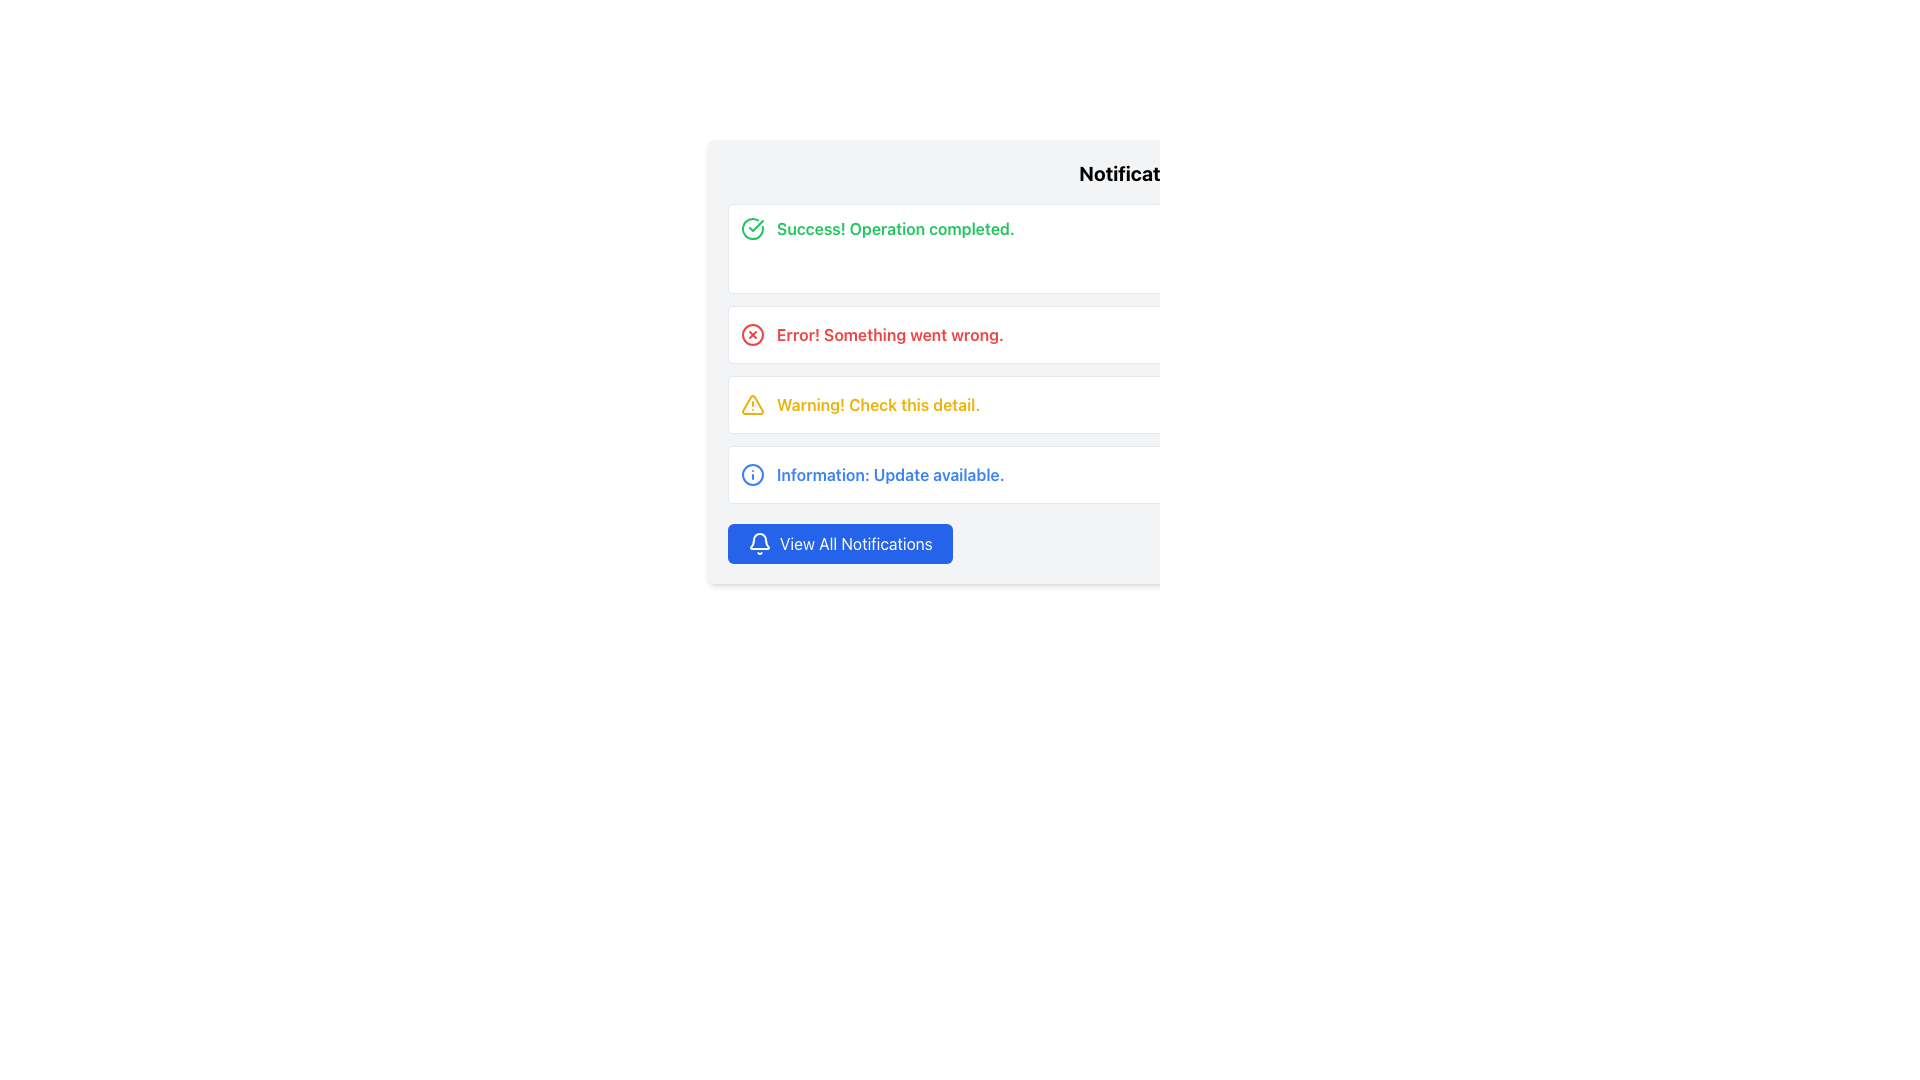 This screenshot has width=1920, height=1080. I want to click on the SVG Circle that represents the information icon's outline in the 'Information: Update available' section, so click(752, 474).